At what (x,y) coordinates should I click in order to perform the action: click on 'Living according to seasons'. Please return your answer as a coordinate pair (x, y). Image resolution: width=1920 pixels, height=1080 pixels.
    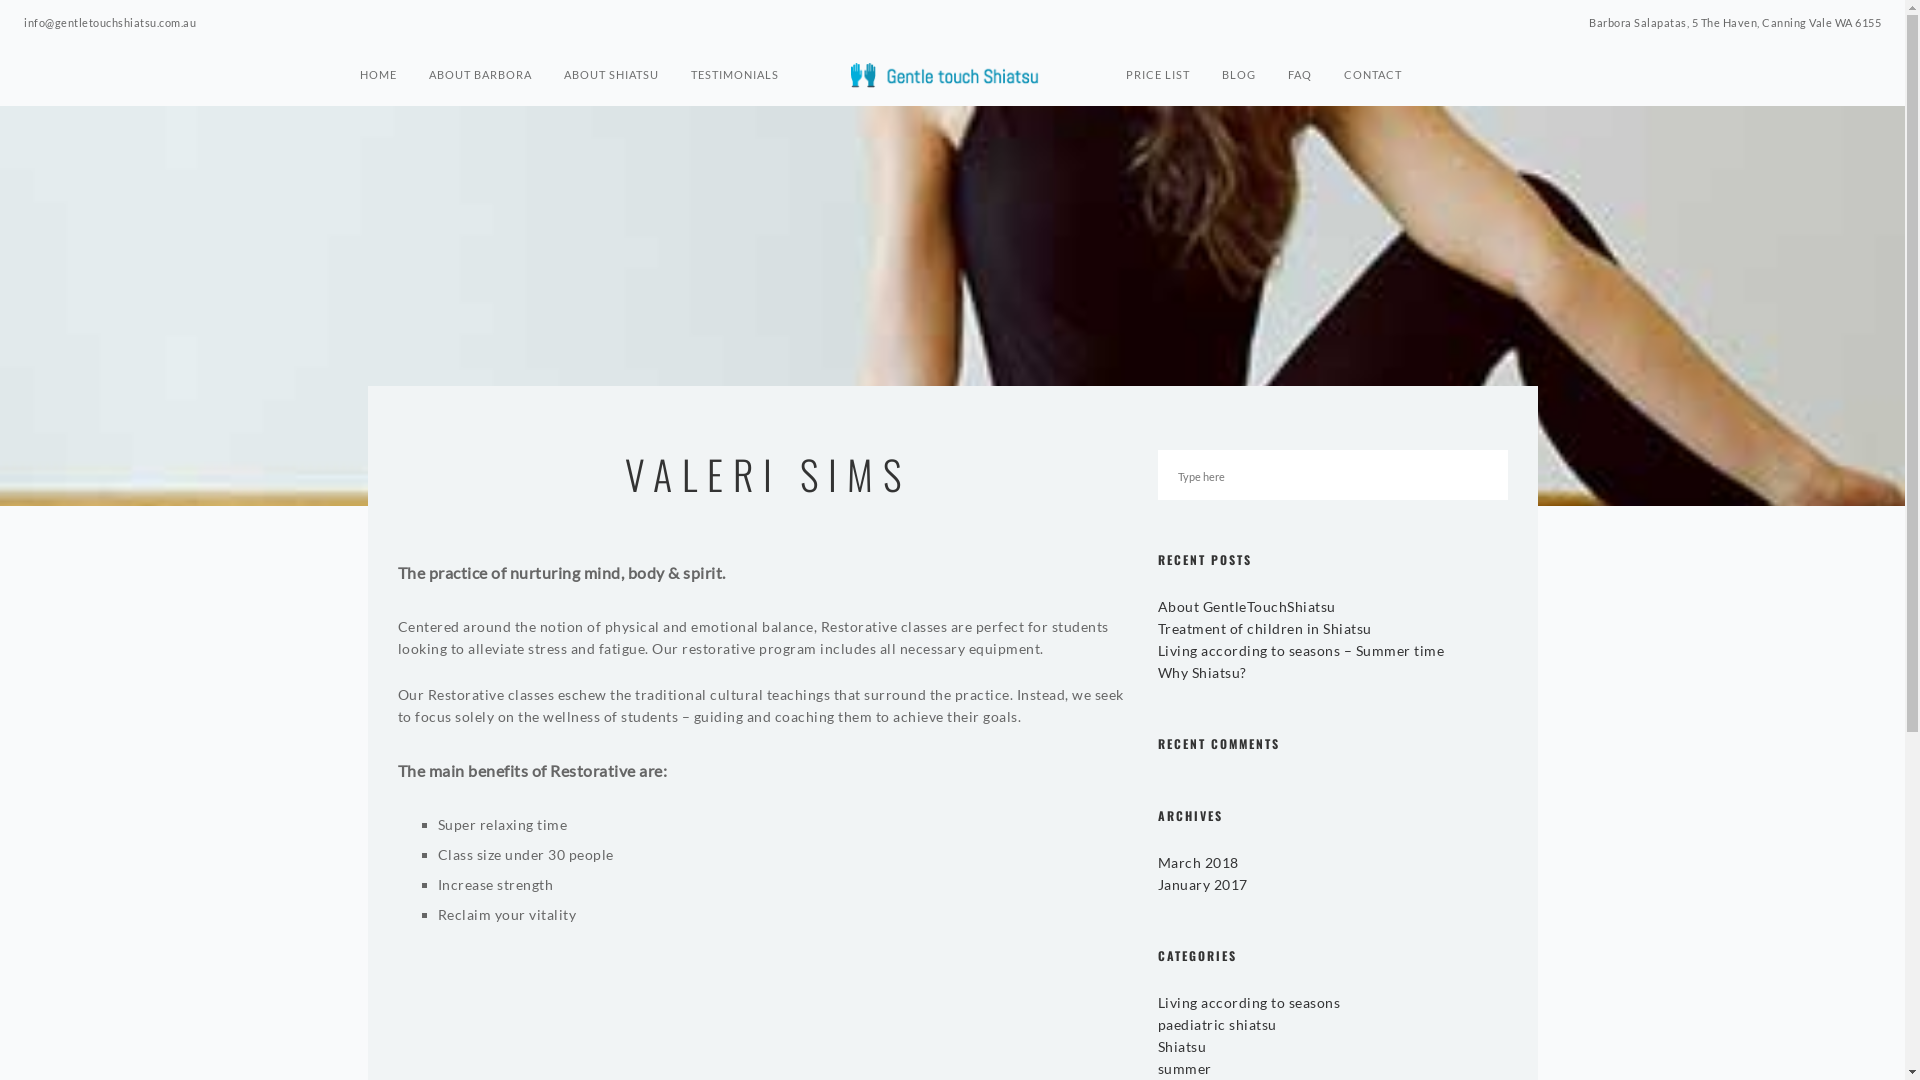
    Looking at the image, I should click on (1248, 1002).